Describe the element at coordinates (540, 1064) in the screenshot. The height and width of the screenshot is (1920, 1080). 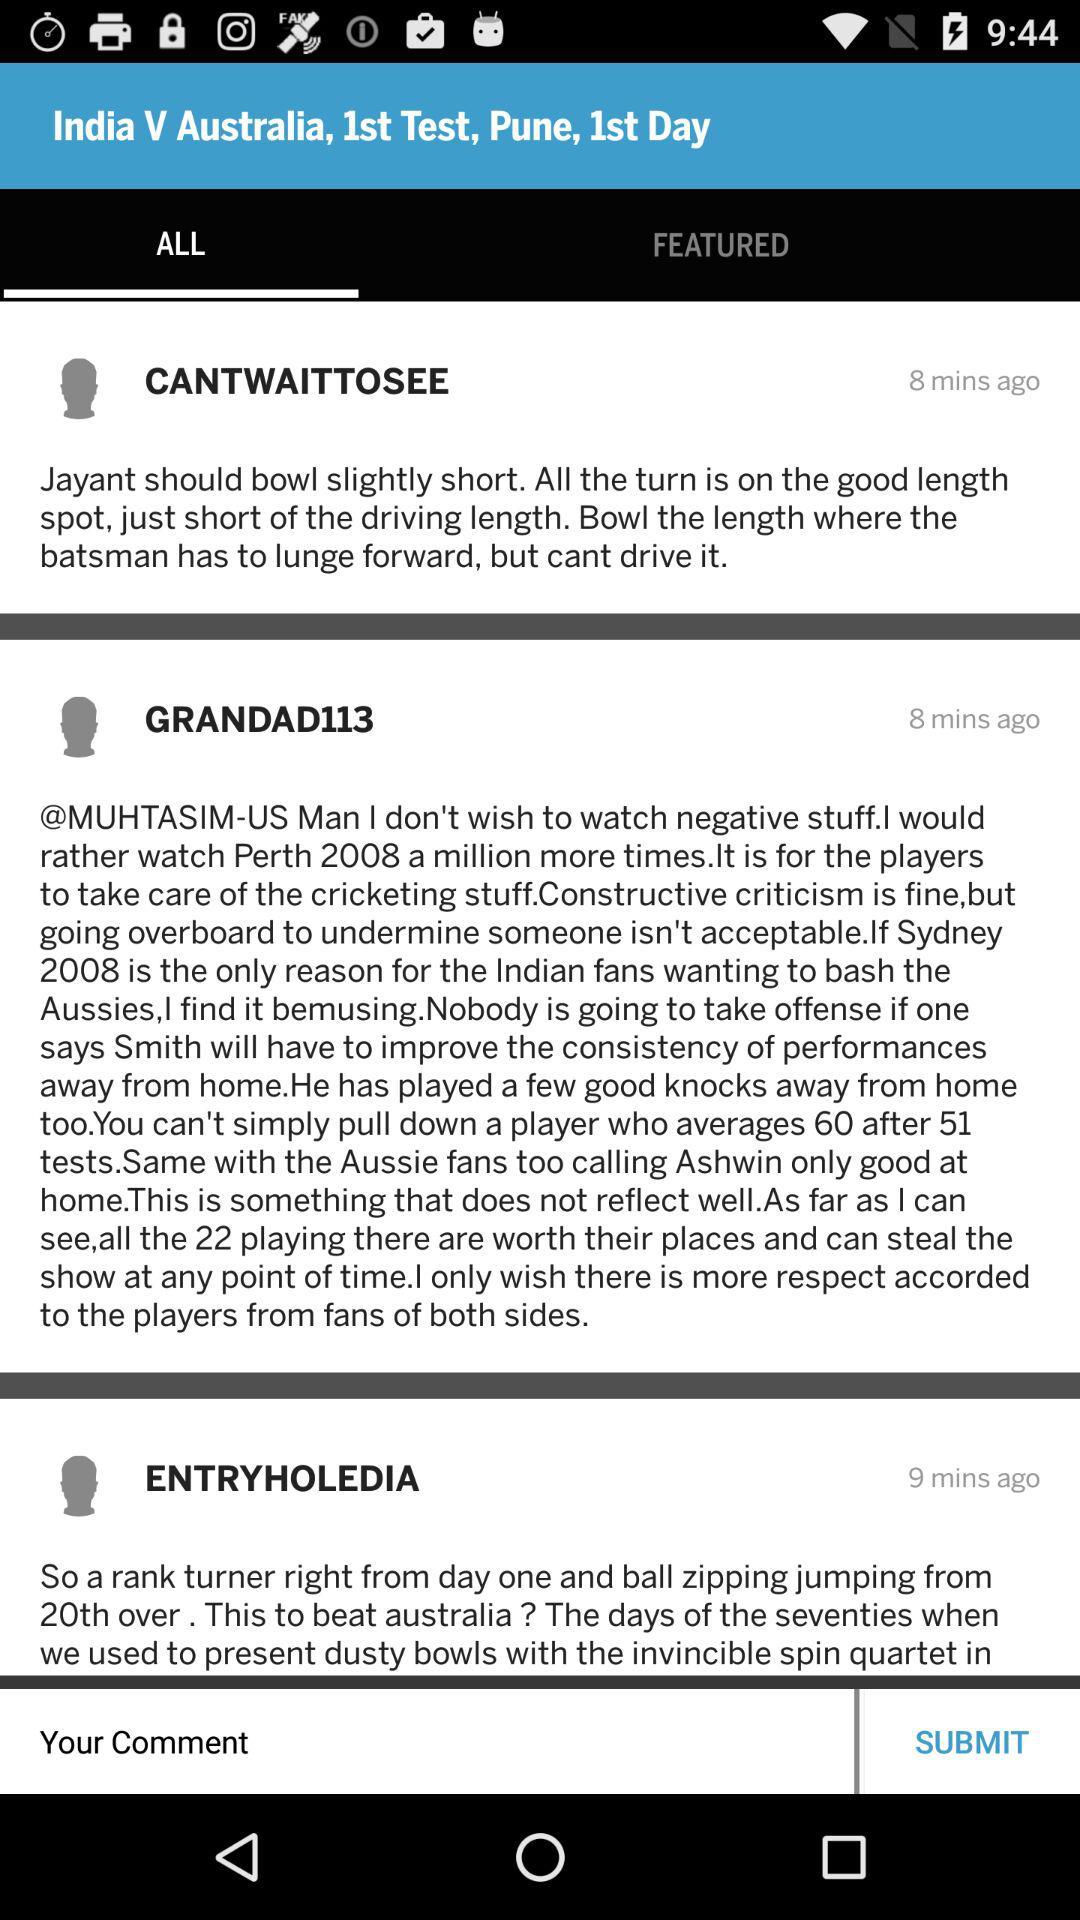
I see `the muhtasim us man icon` at that location.